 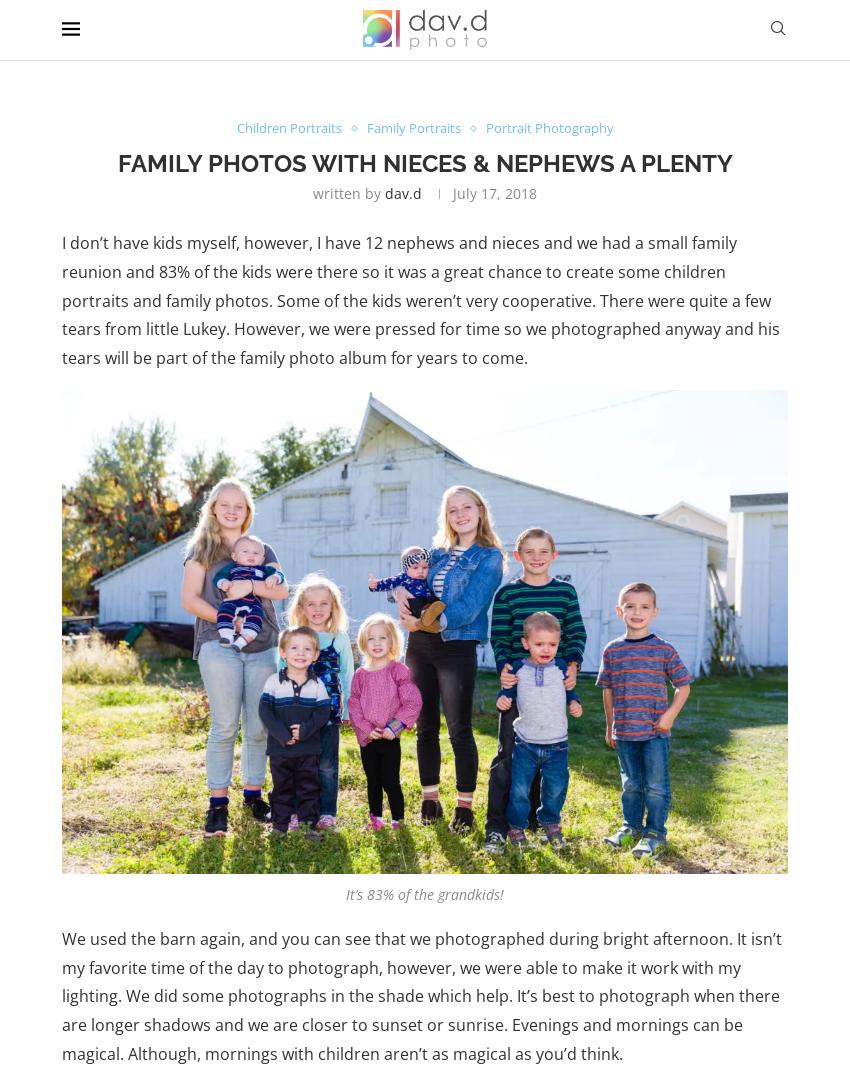 I want to click on 'Portrait Photography', so click(x=485, y=126).